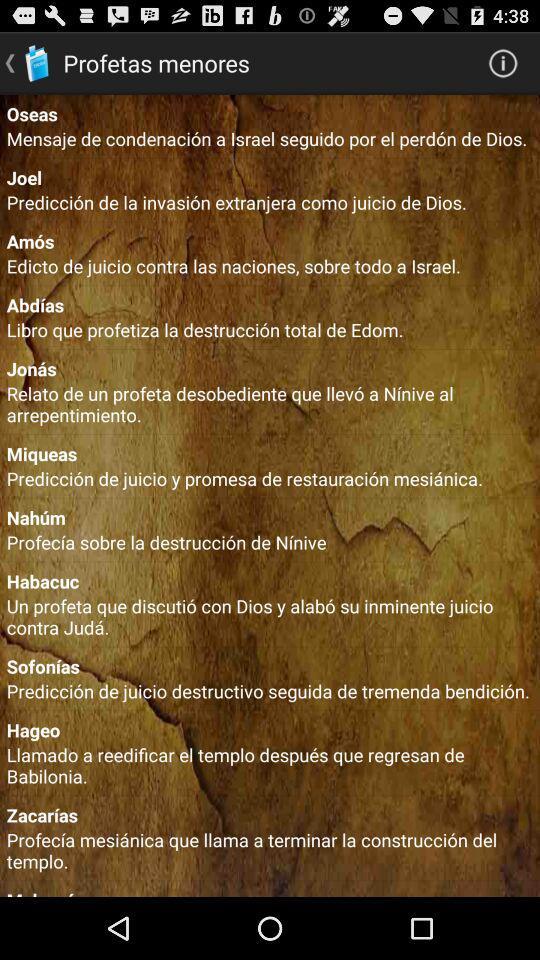  I want to click on the habacuc item, so click(270, 581).